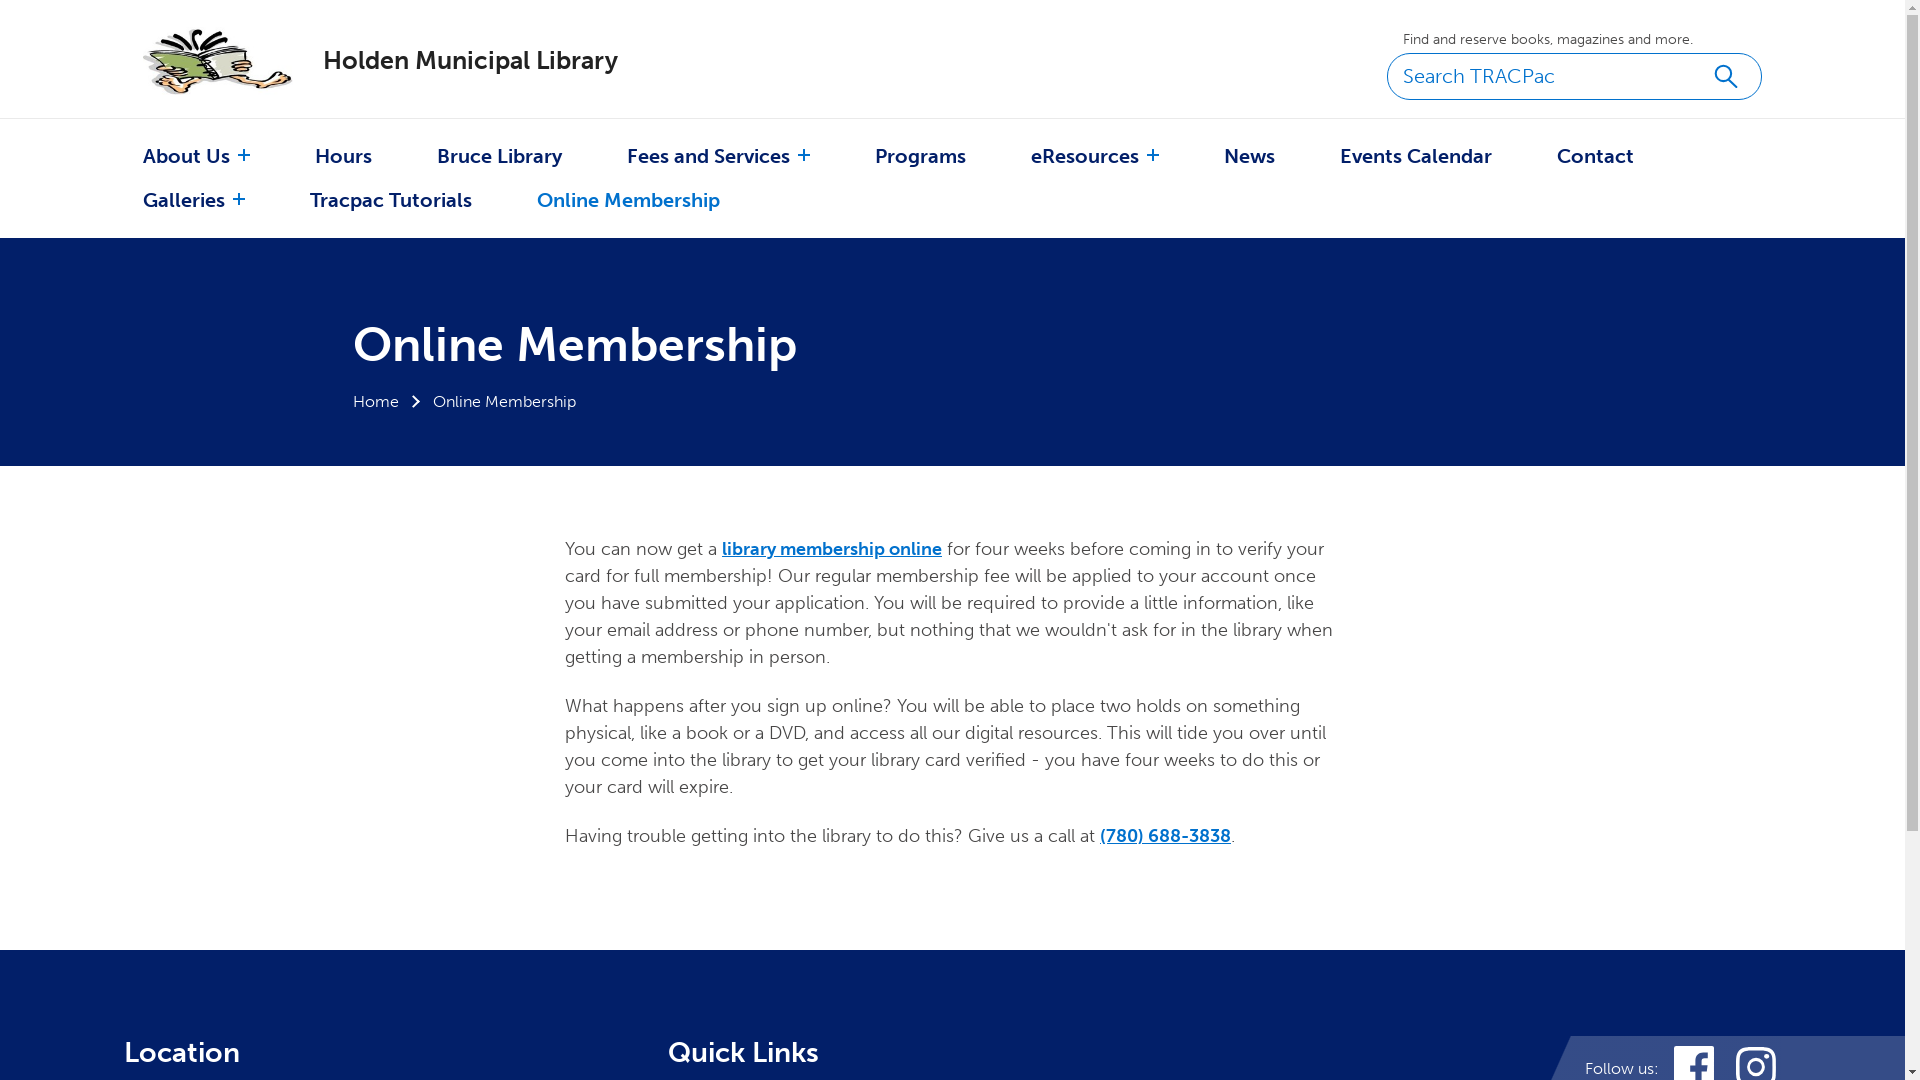  What do you see at coordinates (390, 200) in the screenshot?
I see `'Tracpac Tutorials'` at bounding box center [390, 200].